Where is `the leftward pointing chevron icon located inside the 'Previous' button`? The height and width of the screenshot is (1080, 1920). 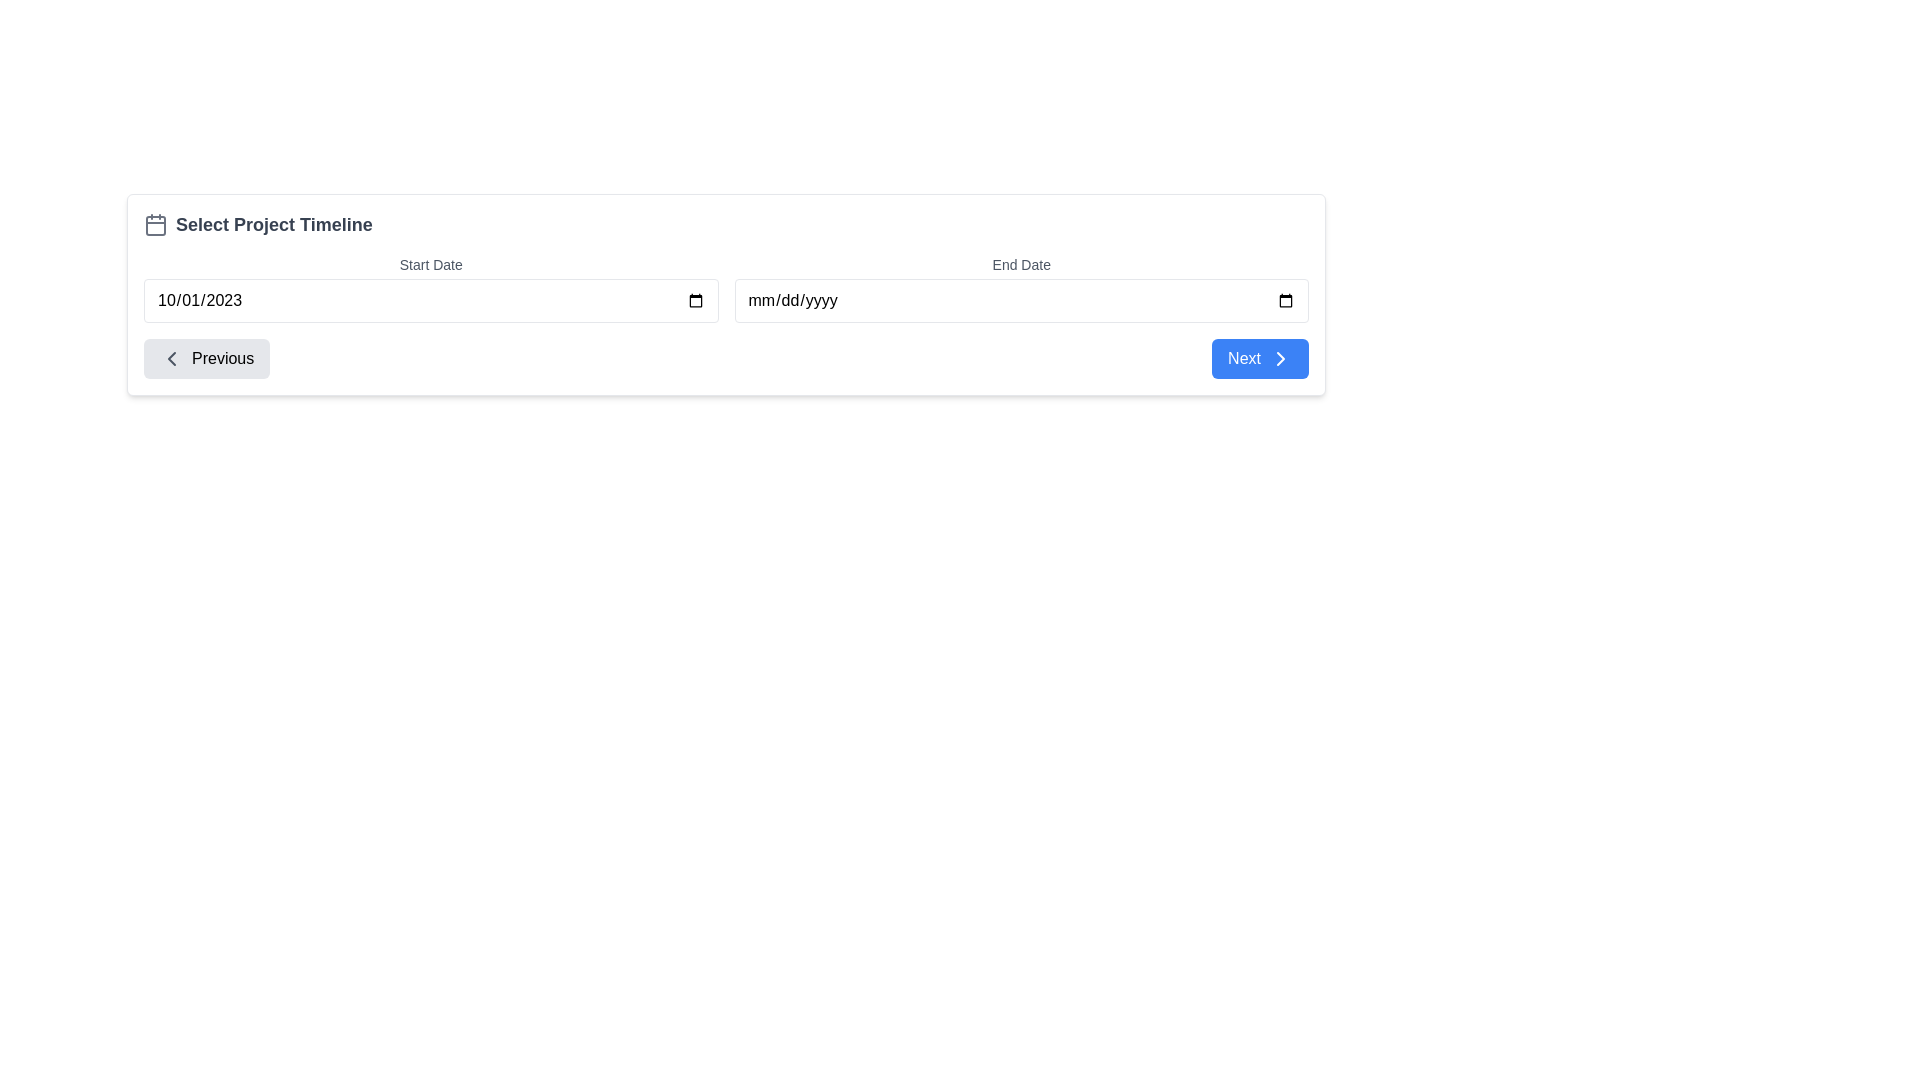
the leftward pointing chevron icon located inside the 'Previous' button is located at coordinates (172, 357).